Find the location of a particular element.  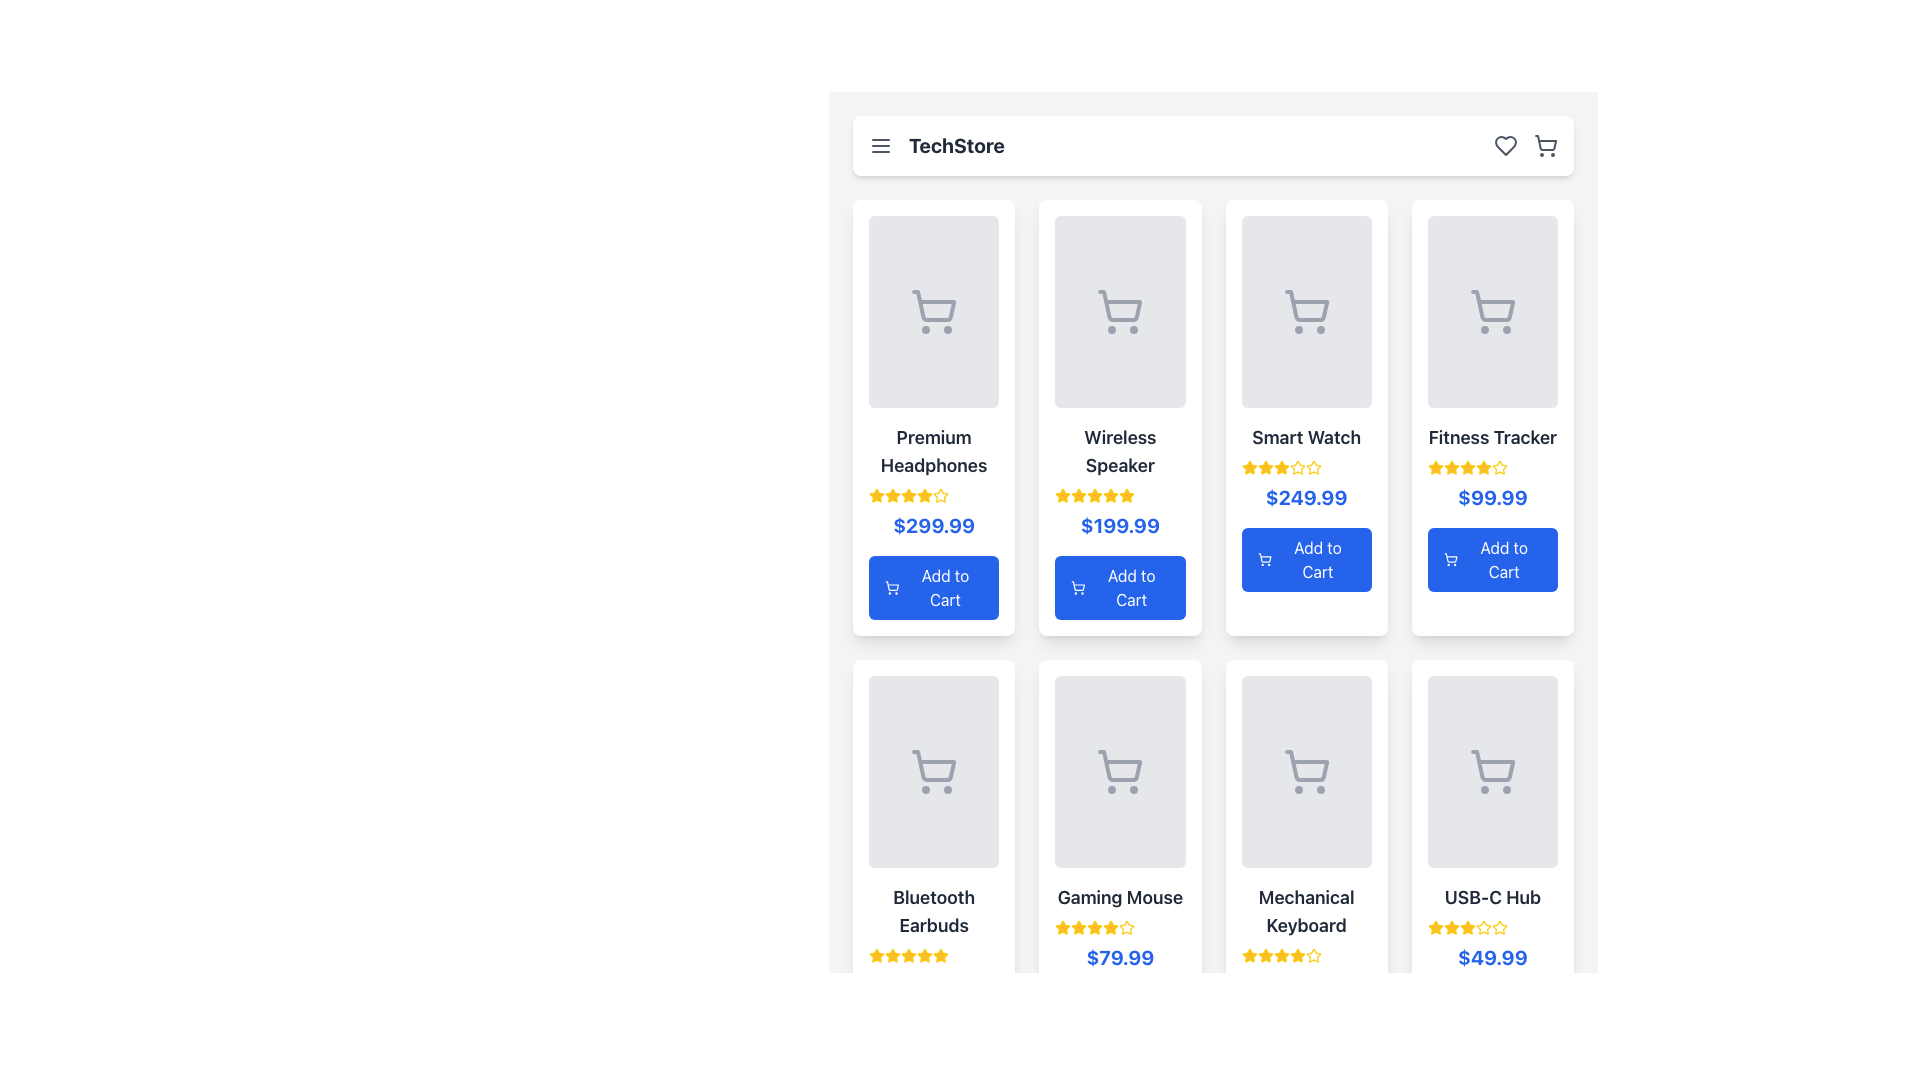

the 'Add to Cart' button containing the shopping cart icon for the 'Smart Watch' product by clicking on it is located at coordinates (1263, 559).